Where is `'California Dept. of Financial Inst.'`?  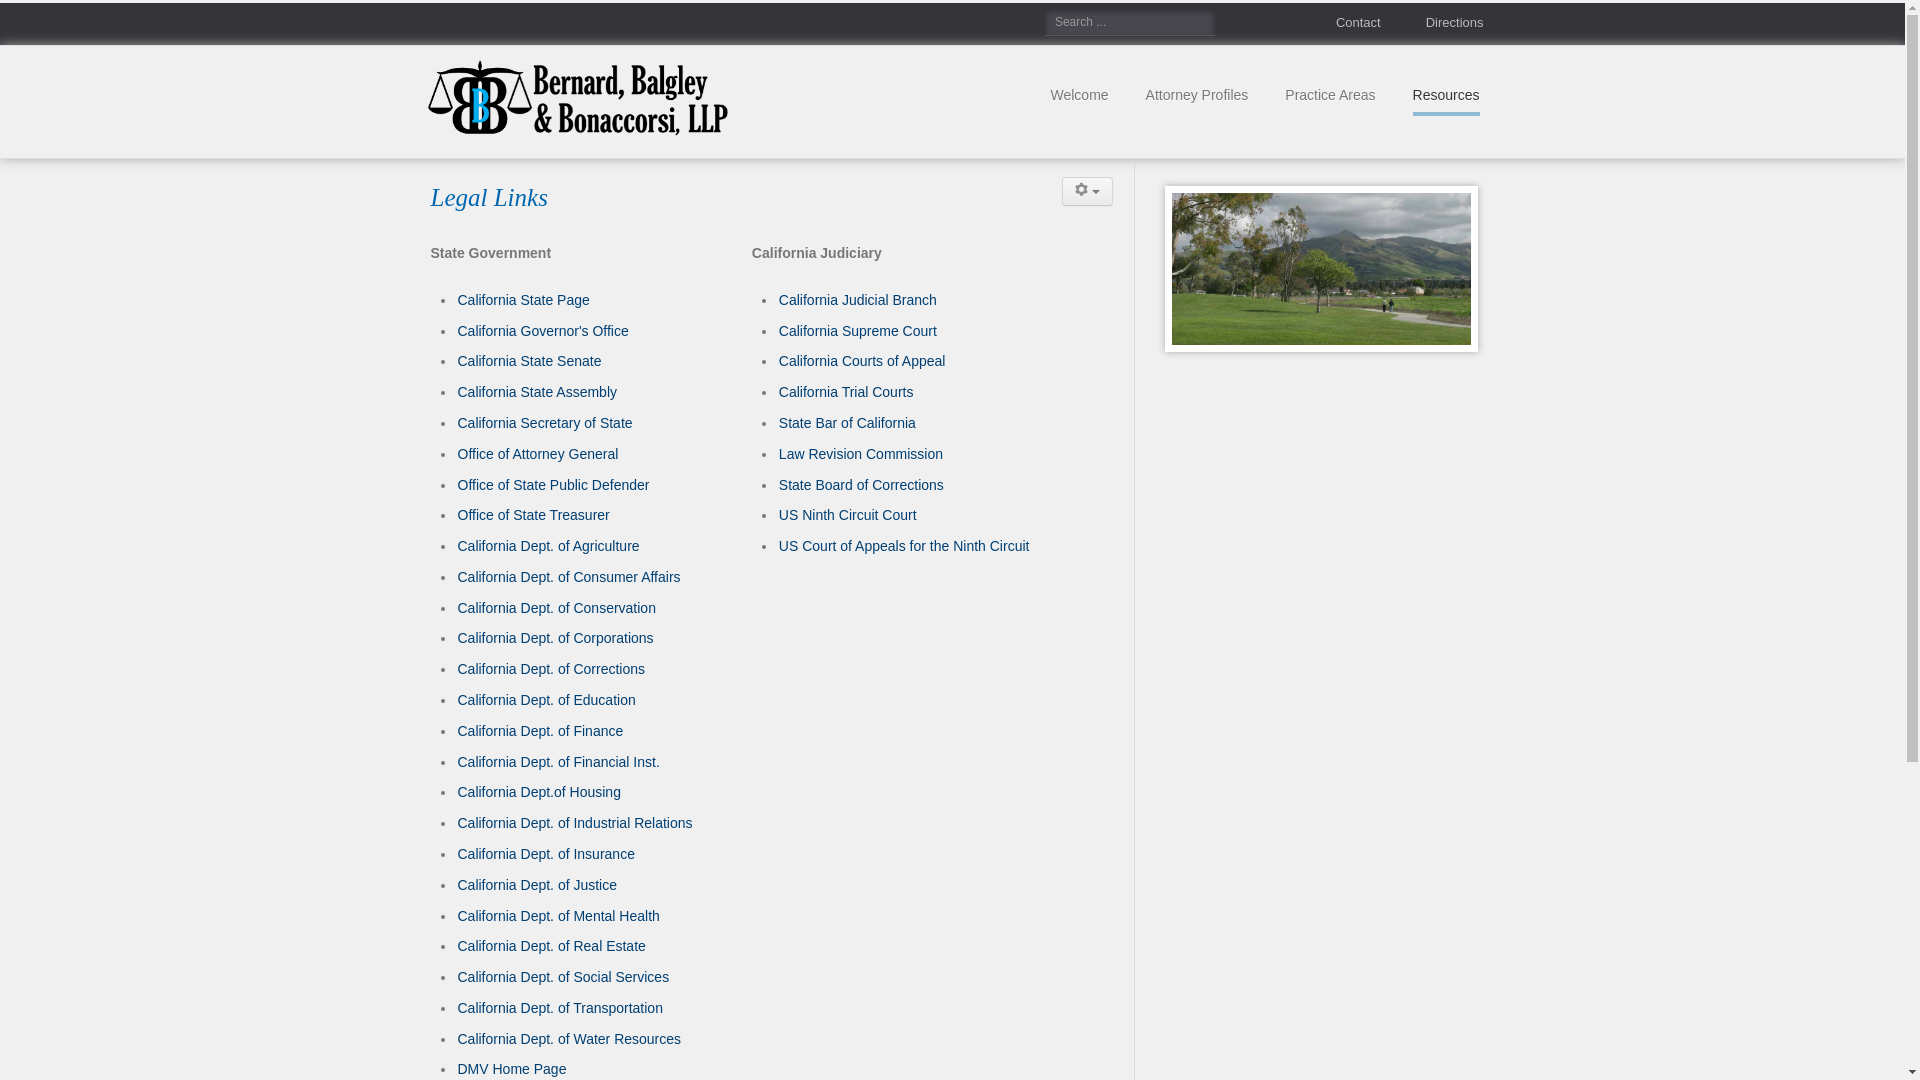
'California Dept. of Financial Inst.' is located at coordinates (558, 762).